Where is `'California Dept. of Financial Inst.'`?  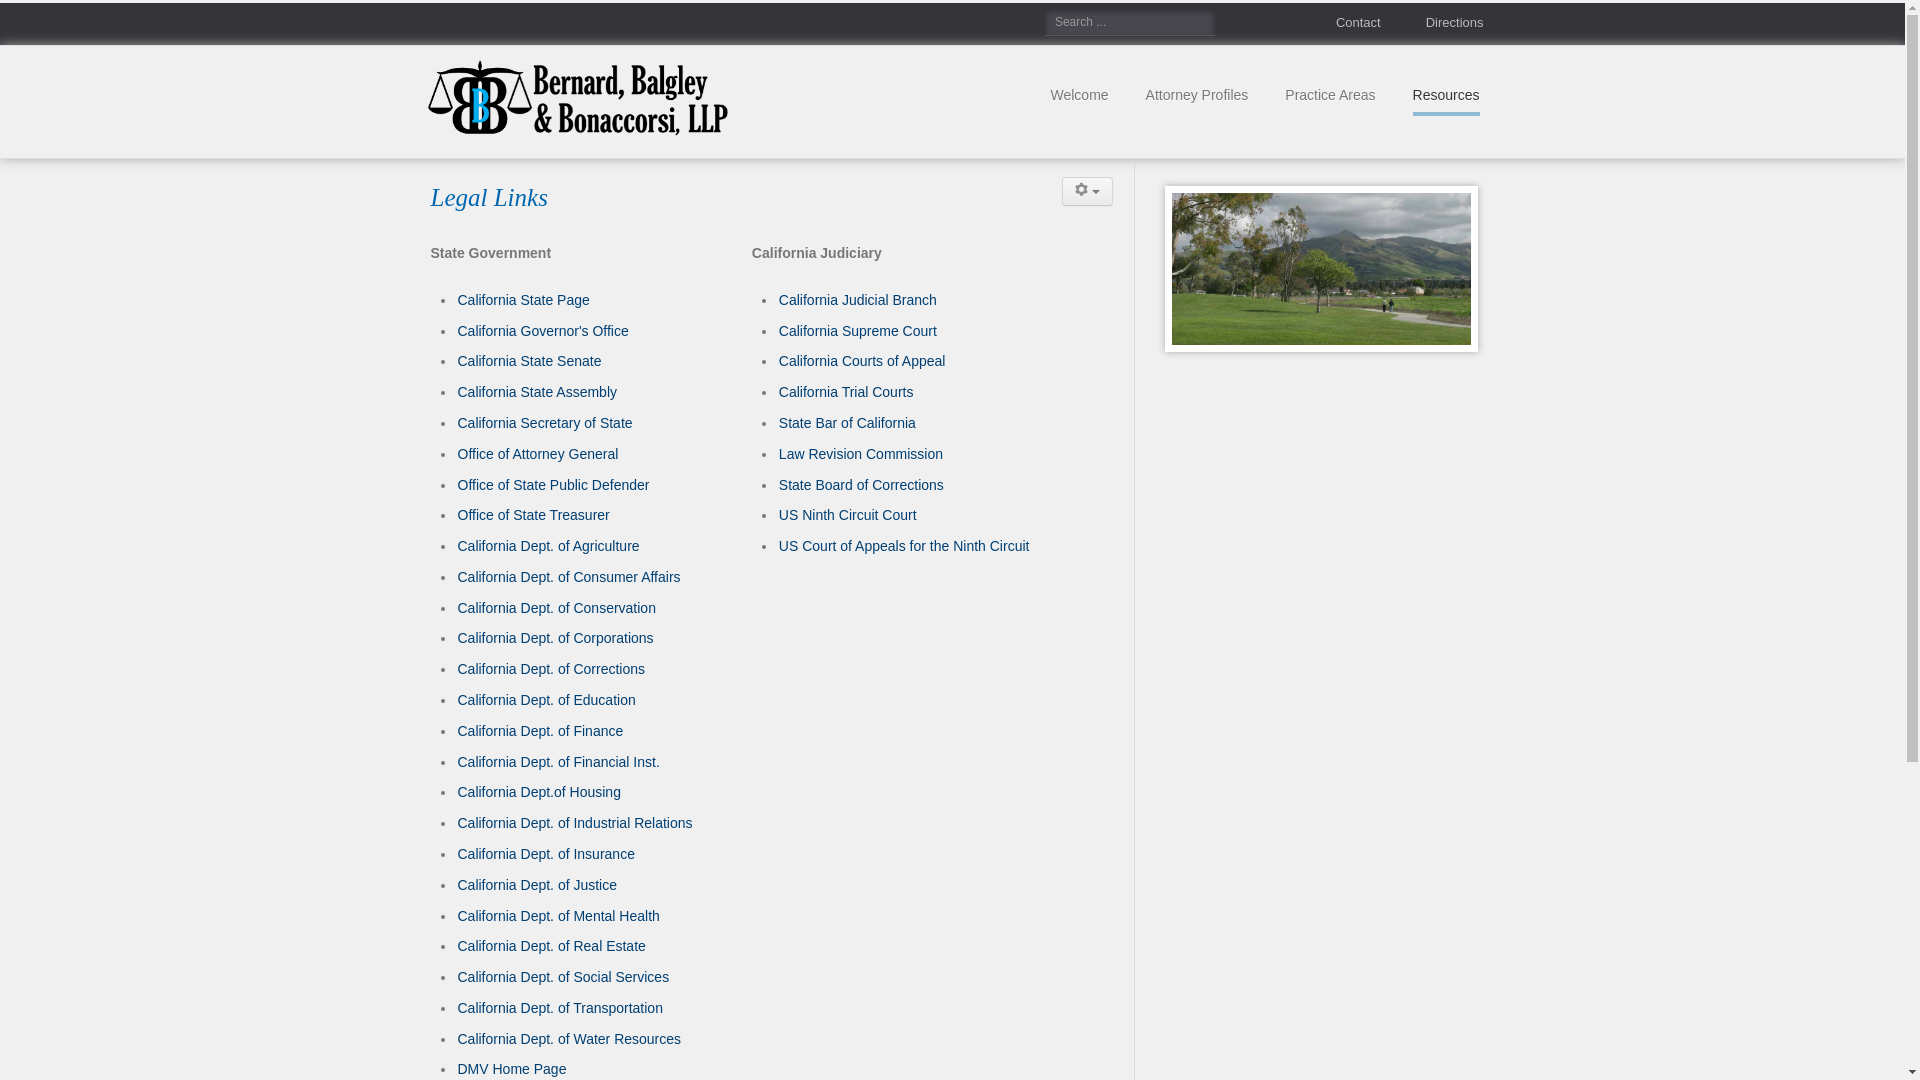
'California Dept. of Financial Inst.' is located at coordinates (558, 762).